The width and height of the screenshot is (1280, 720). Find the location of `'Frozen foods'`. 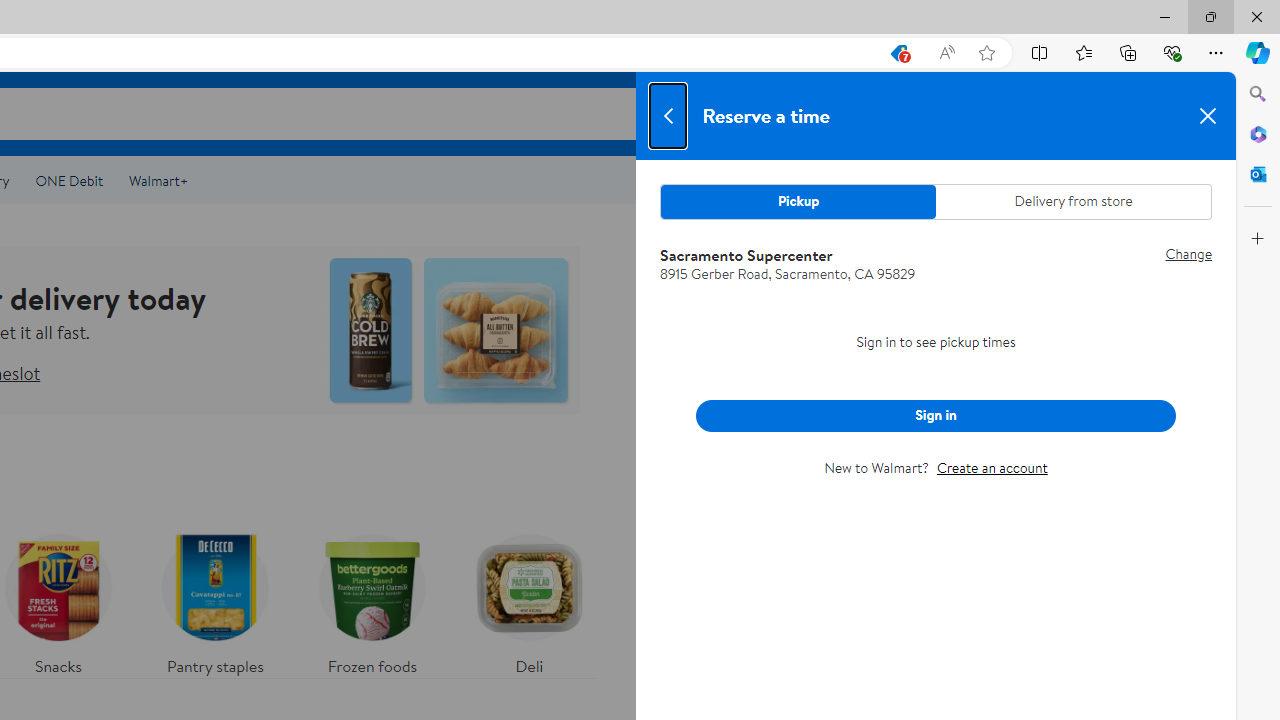

'Frozen foods' is located at coordinates (371, 598).